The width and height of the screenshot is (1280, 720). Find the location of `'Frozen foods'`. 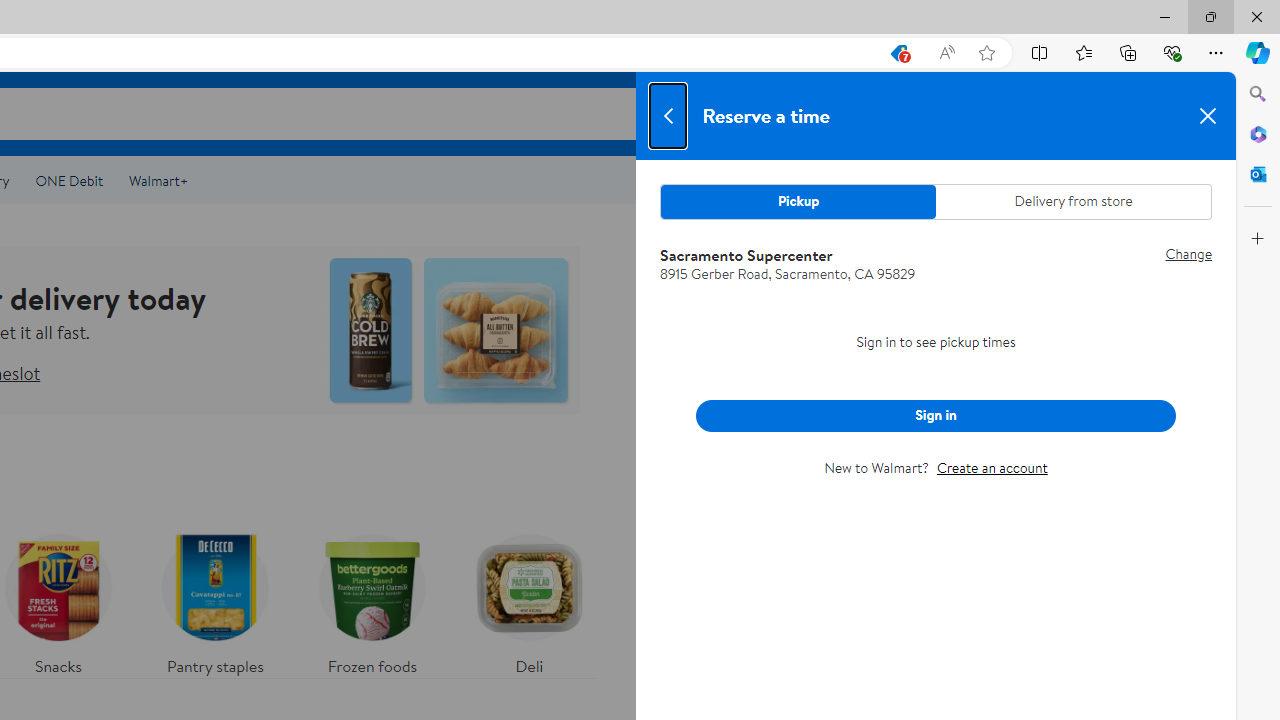

'Frozen foods' is located at coordinates (371, 598).